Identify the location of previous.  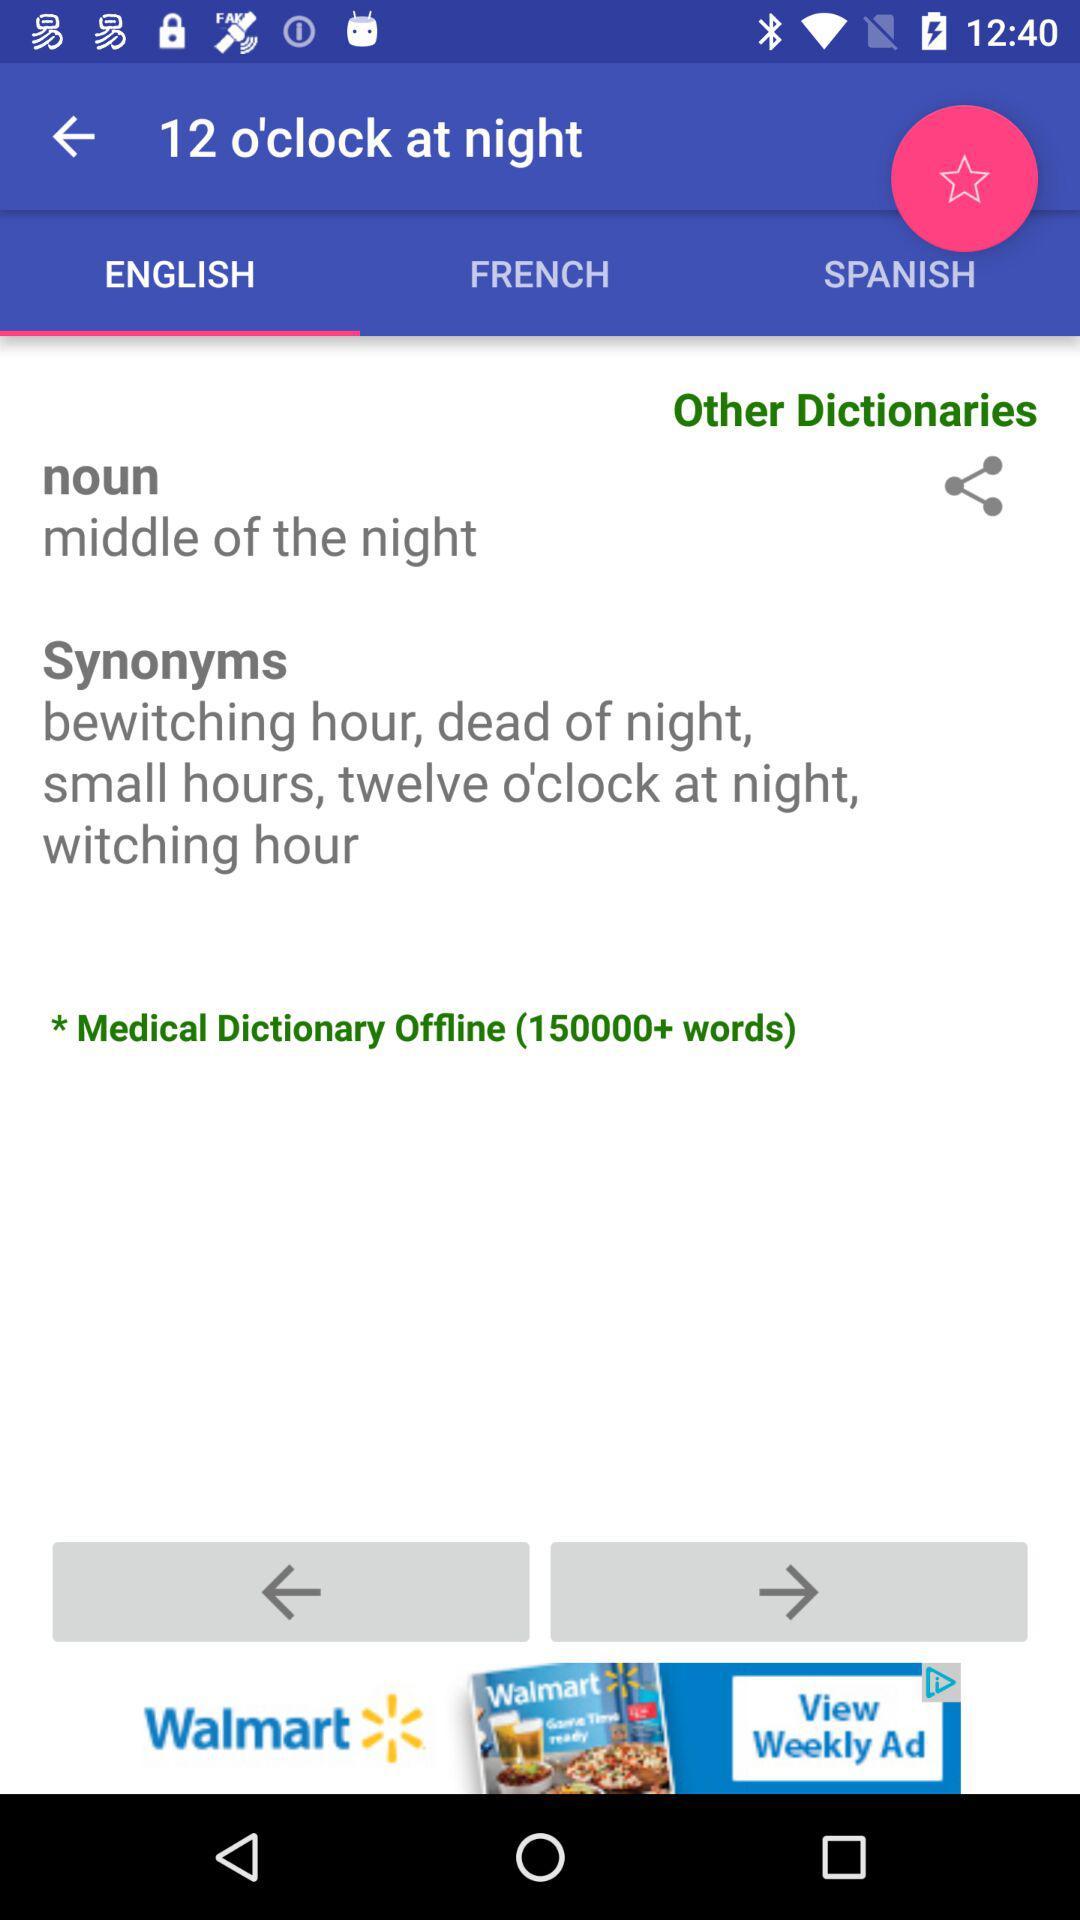
(290, 1590).